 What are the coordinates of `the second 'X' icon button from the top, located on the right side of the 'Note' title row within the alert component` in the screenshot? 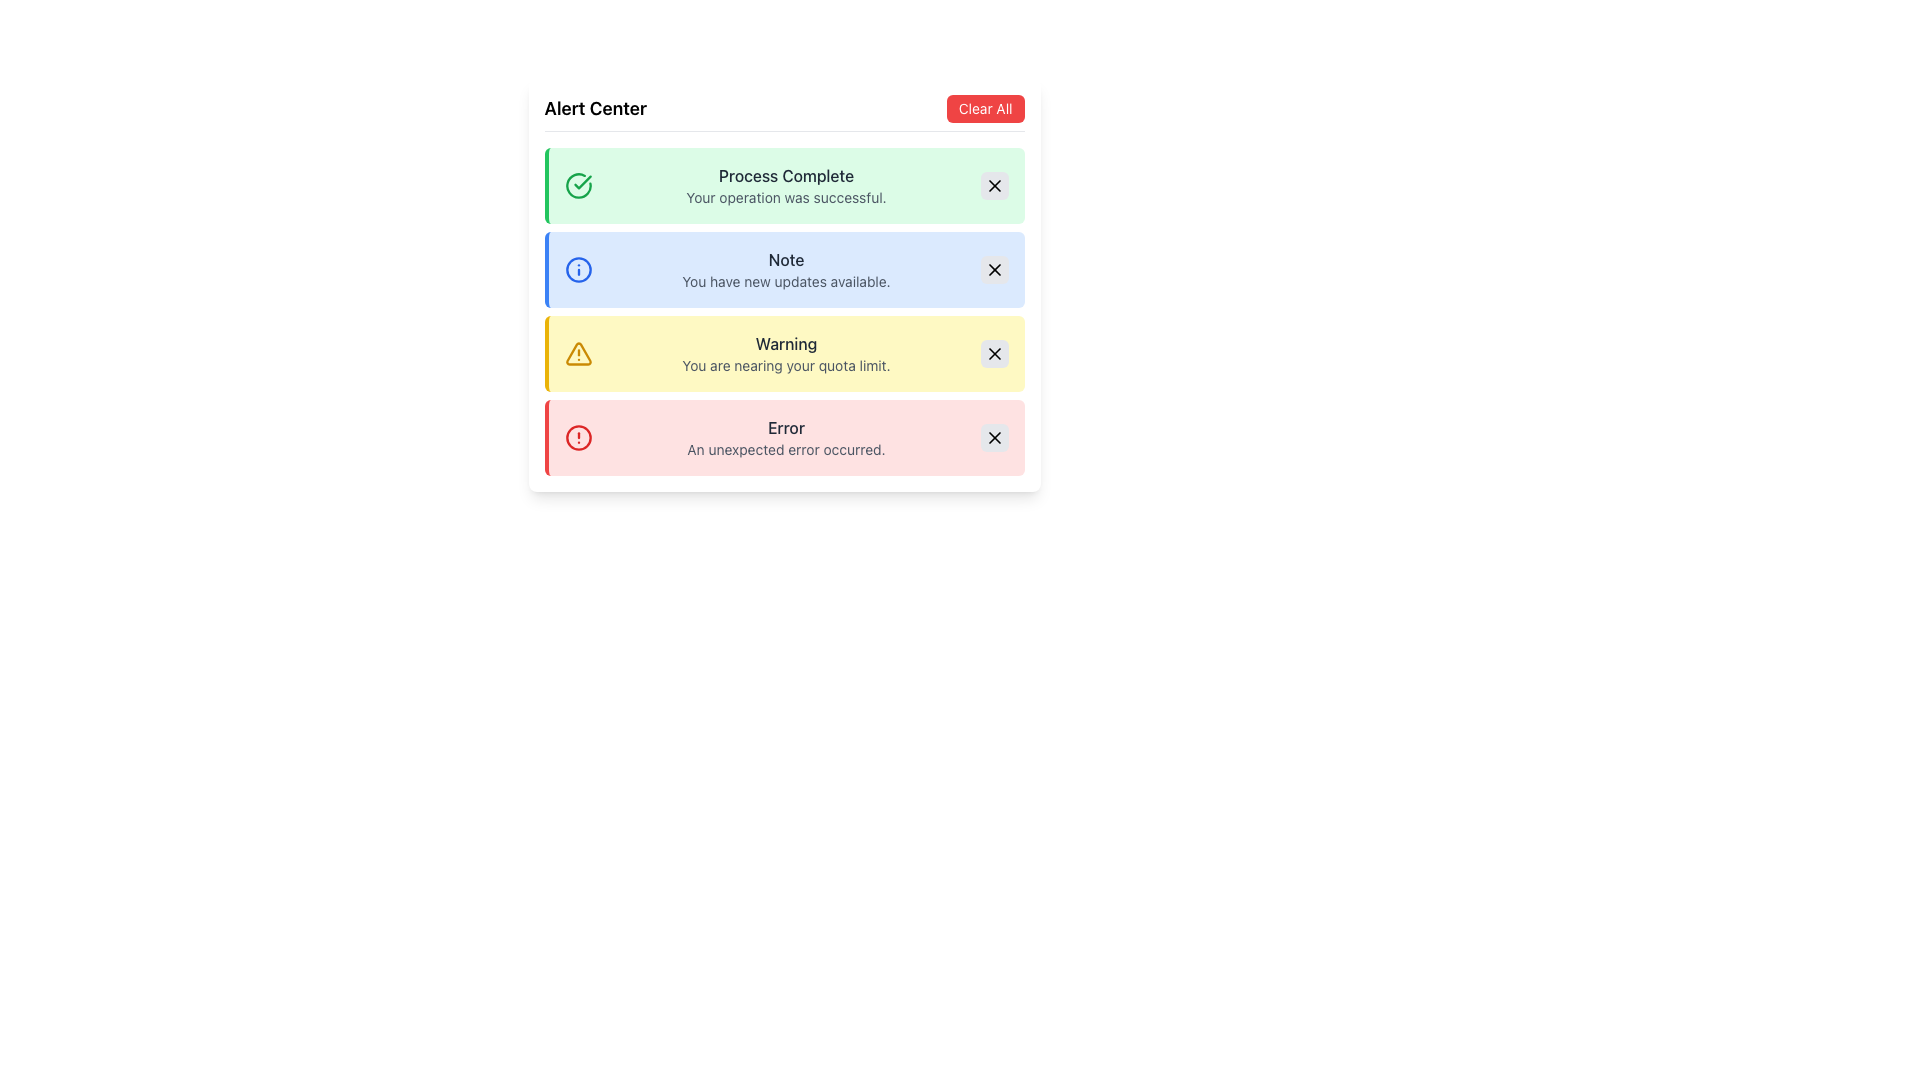 It's located at (994, 270).